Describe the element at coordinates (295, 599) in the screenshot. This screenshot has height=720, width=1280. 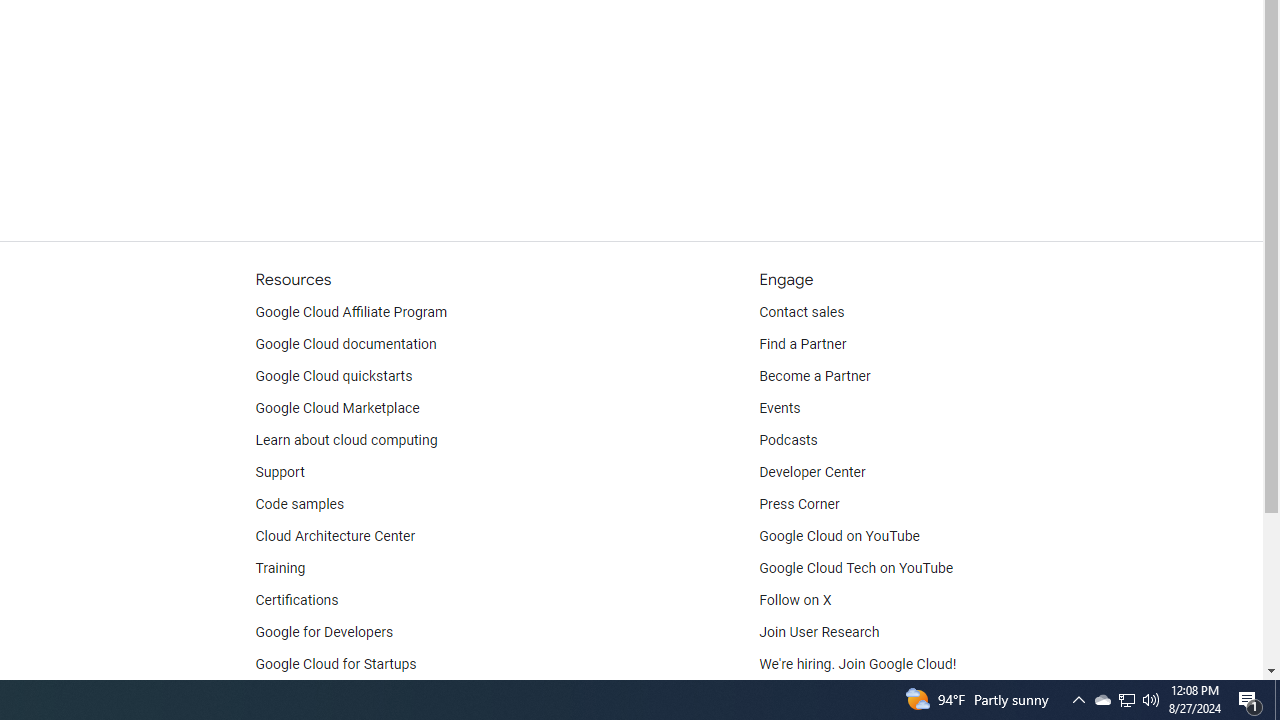
I see `'Certifications'` at that location.